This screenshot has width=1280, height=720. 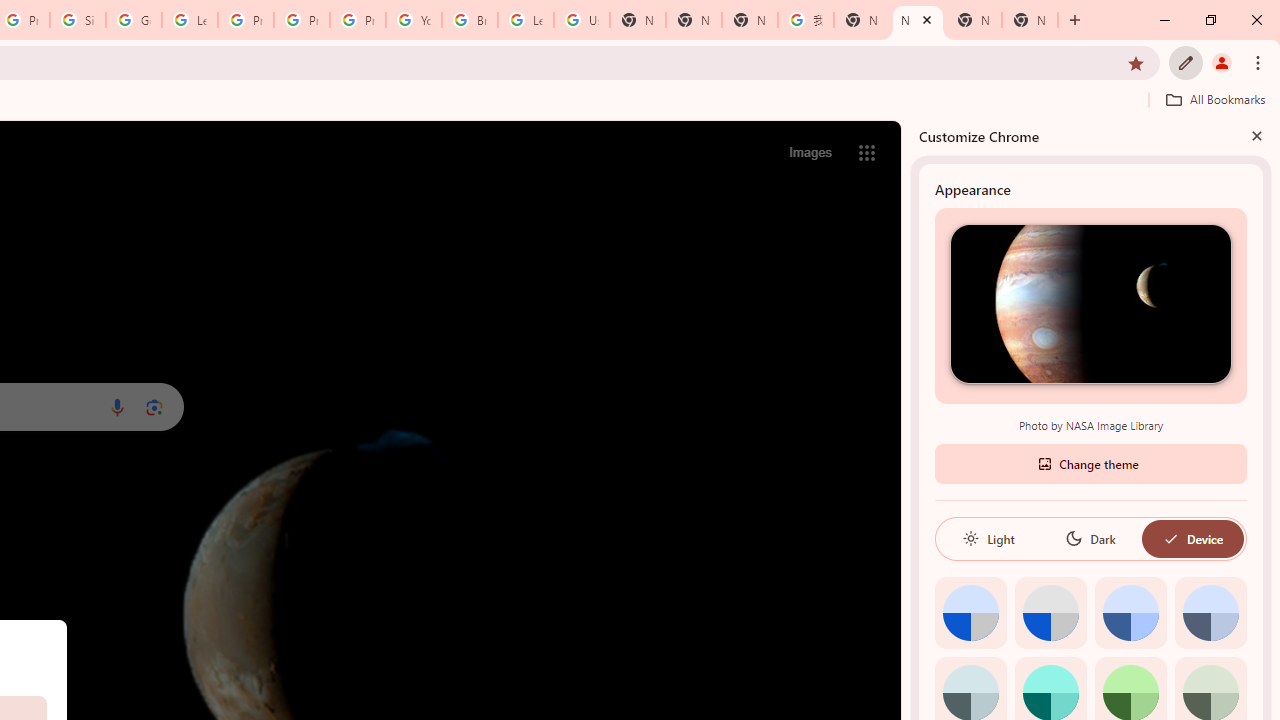 I want to click on 'Light', so click(x=988, y=537).